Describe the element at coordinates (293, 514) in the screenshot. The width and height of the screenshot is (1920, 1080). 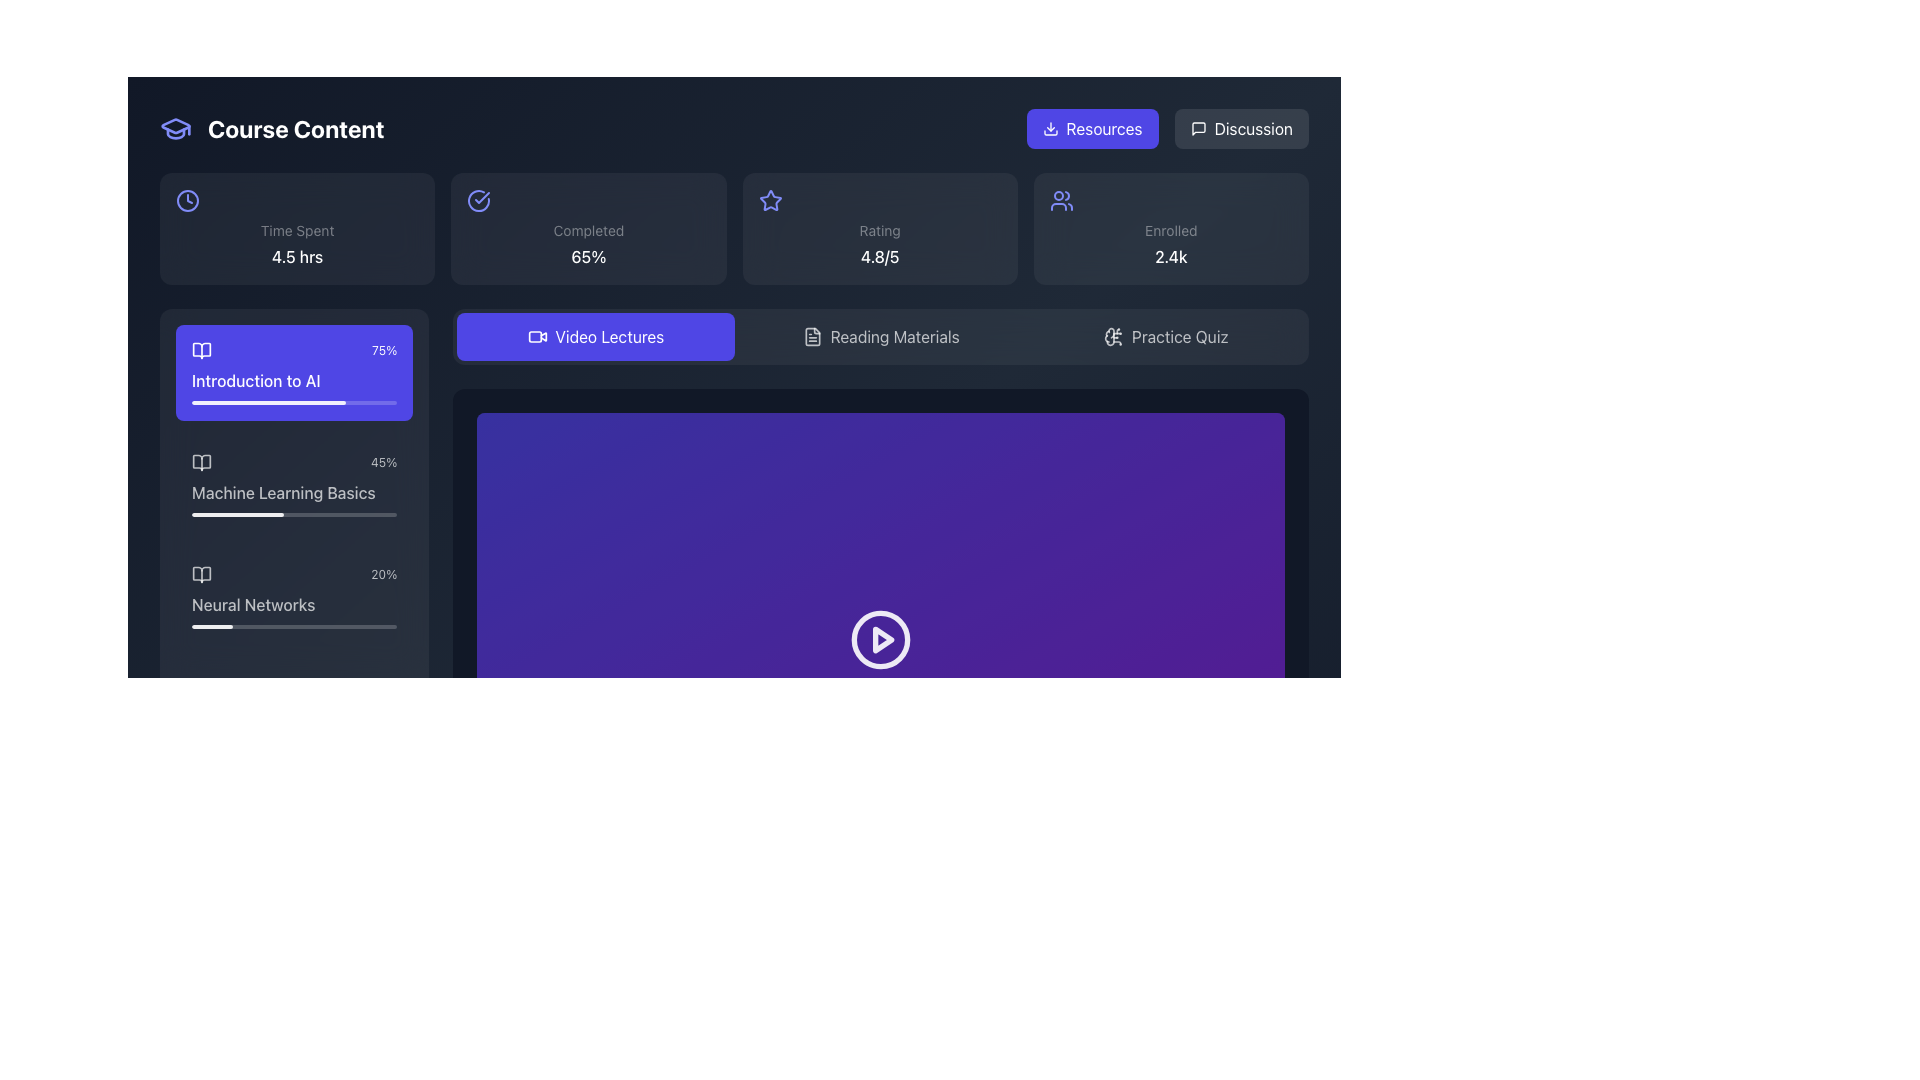
I see `the progress value of the first progress bar located below the label in the 'Machine Learning Basics' list item` at that location.